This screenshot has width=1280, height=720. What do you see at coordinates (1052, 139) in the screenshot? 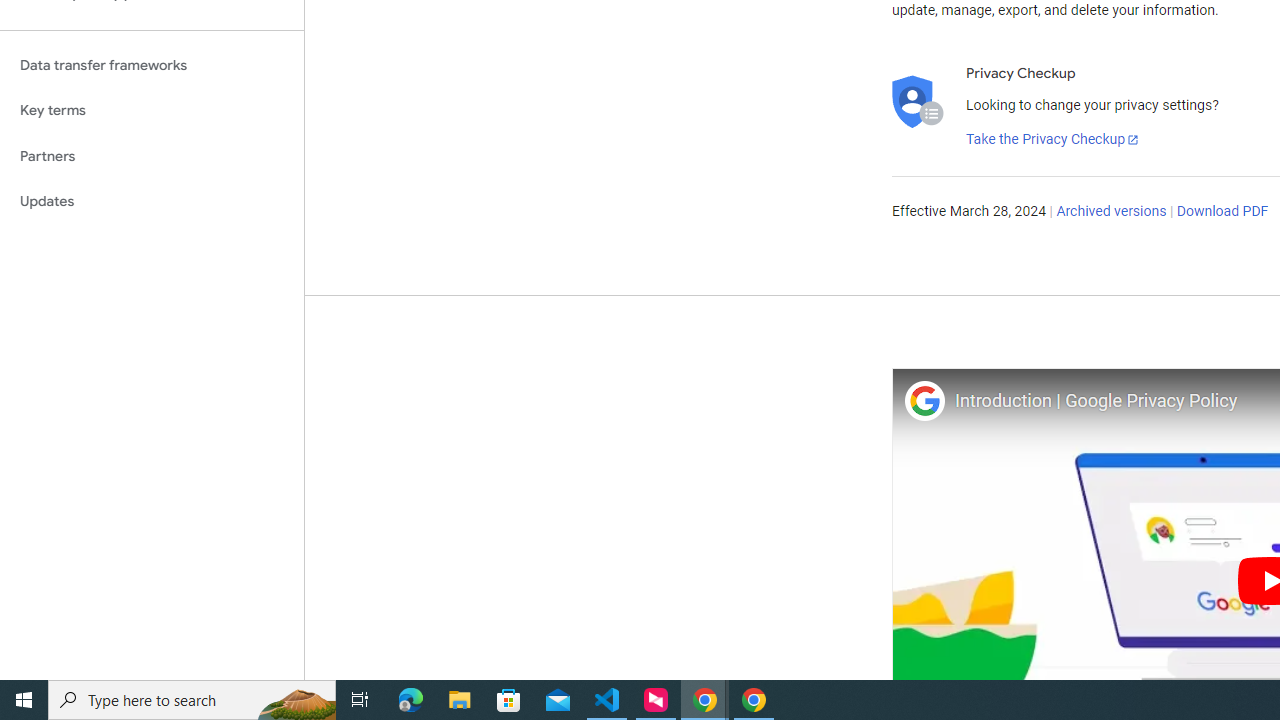
I see `'Take the Privacy Checkup'` at bounding box center [1052, 139].